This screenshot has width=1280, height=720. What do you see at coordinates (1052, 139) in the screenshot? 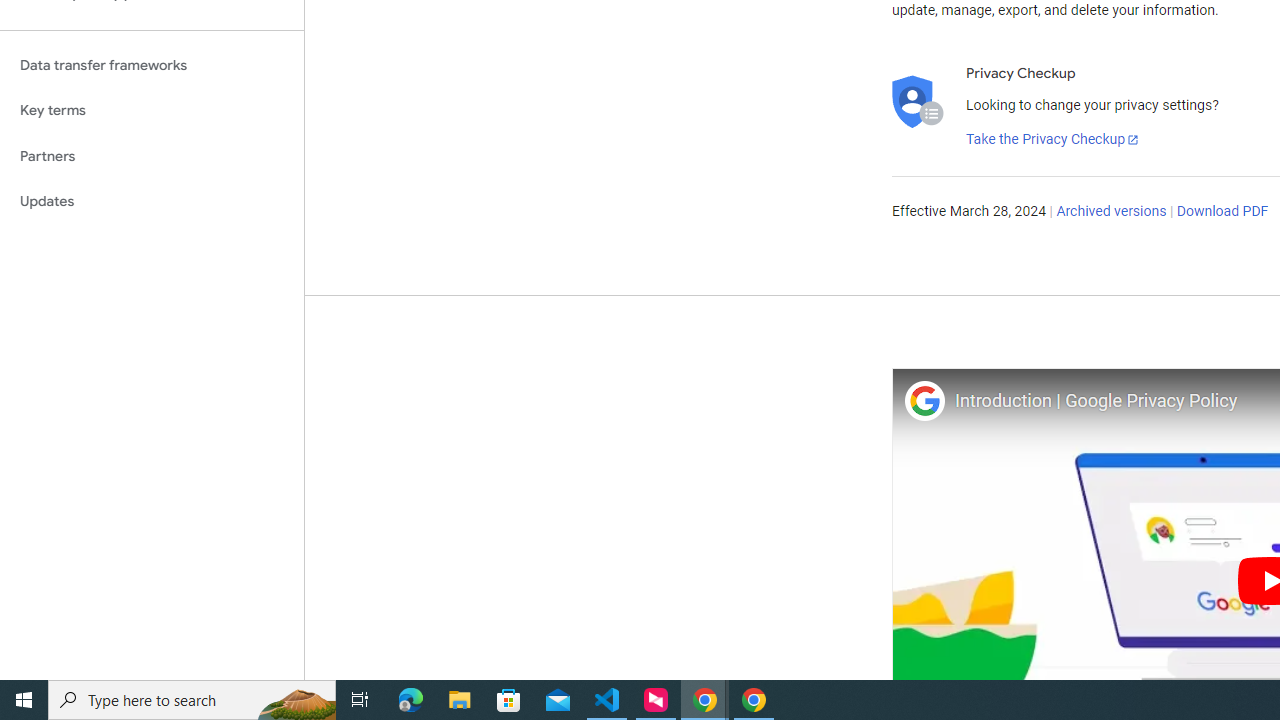
I see `'Take the Privacy Checkup'` at bounding box center [1052, 139].